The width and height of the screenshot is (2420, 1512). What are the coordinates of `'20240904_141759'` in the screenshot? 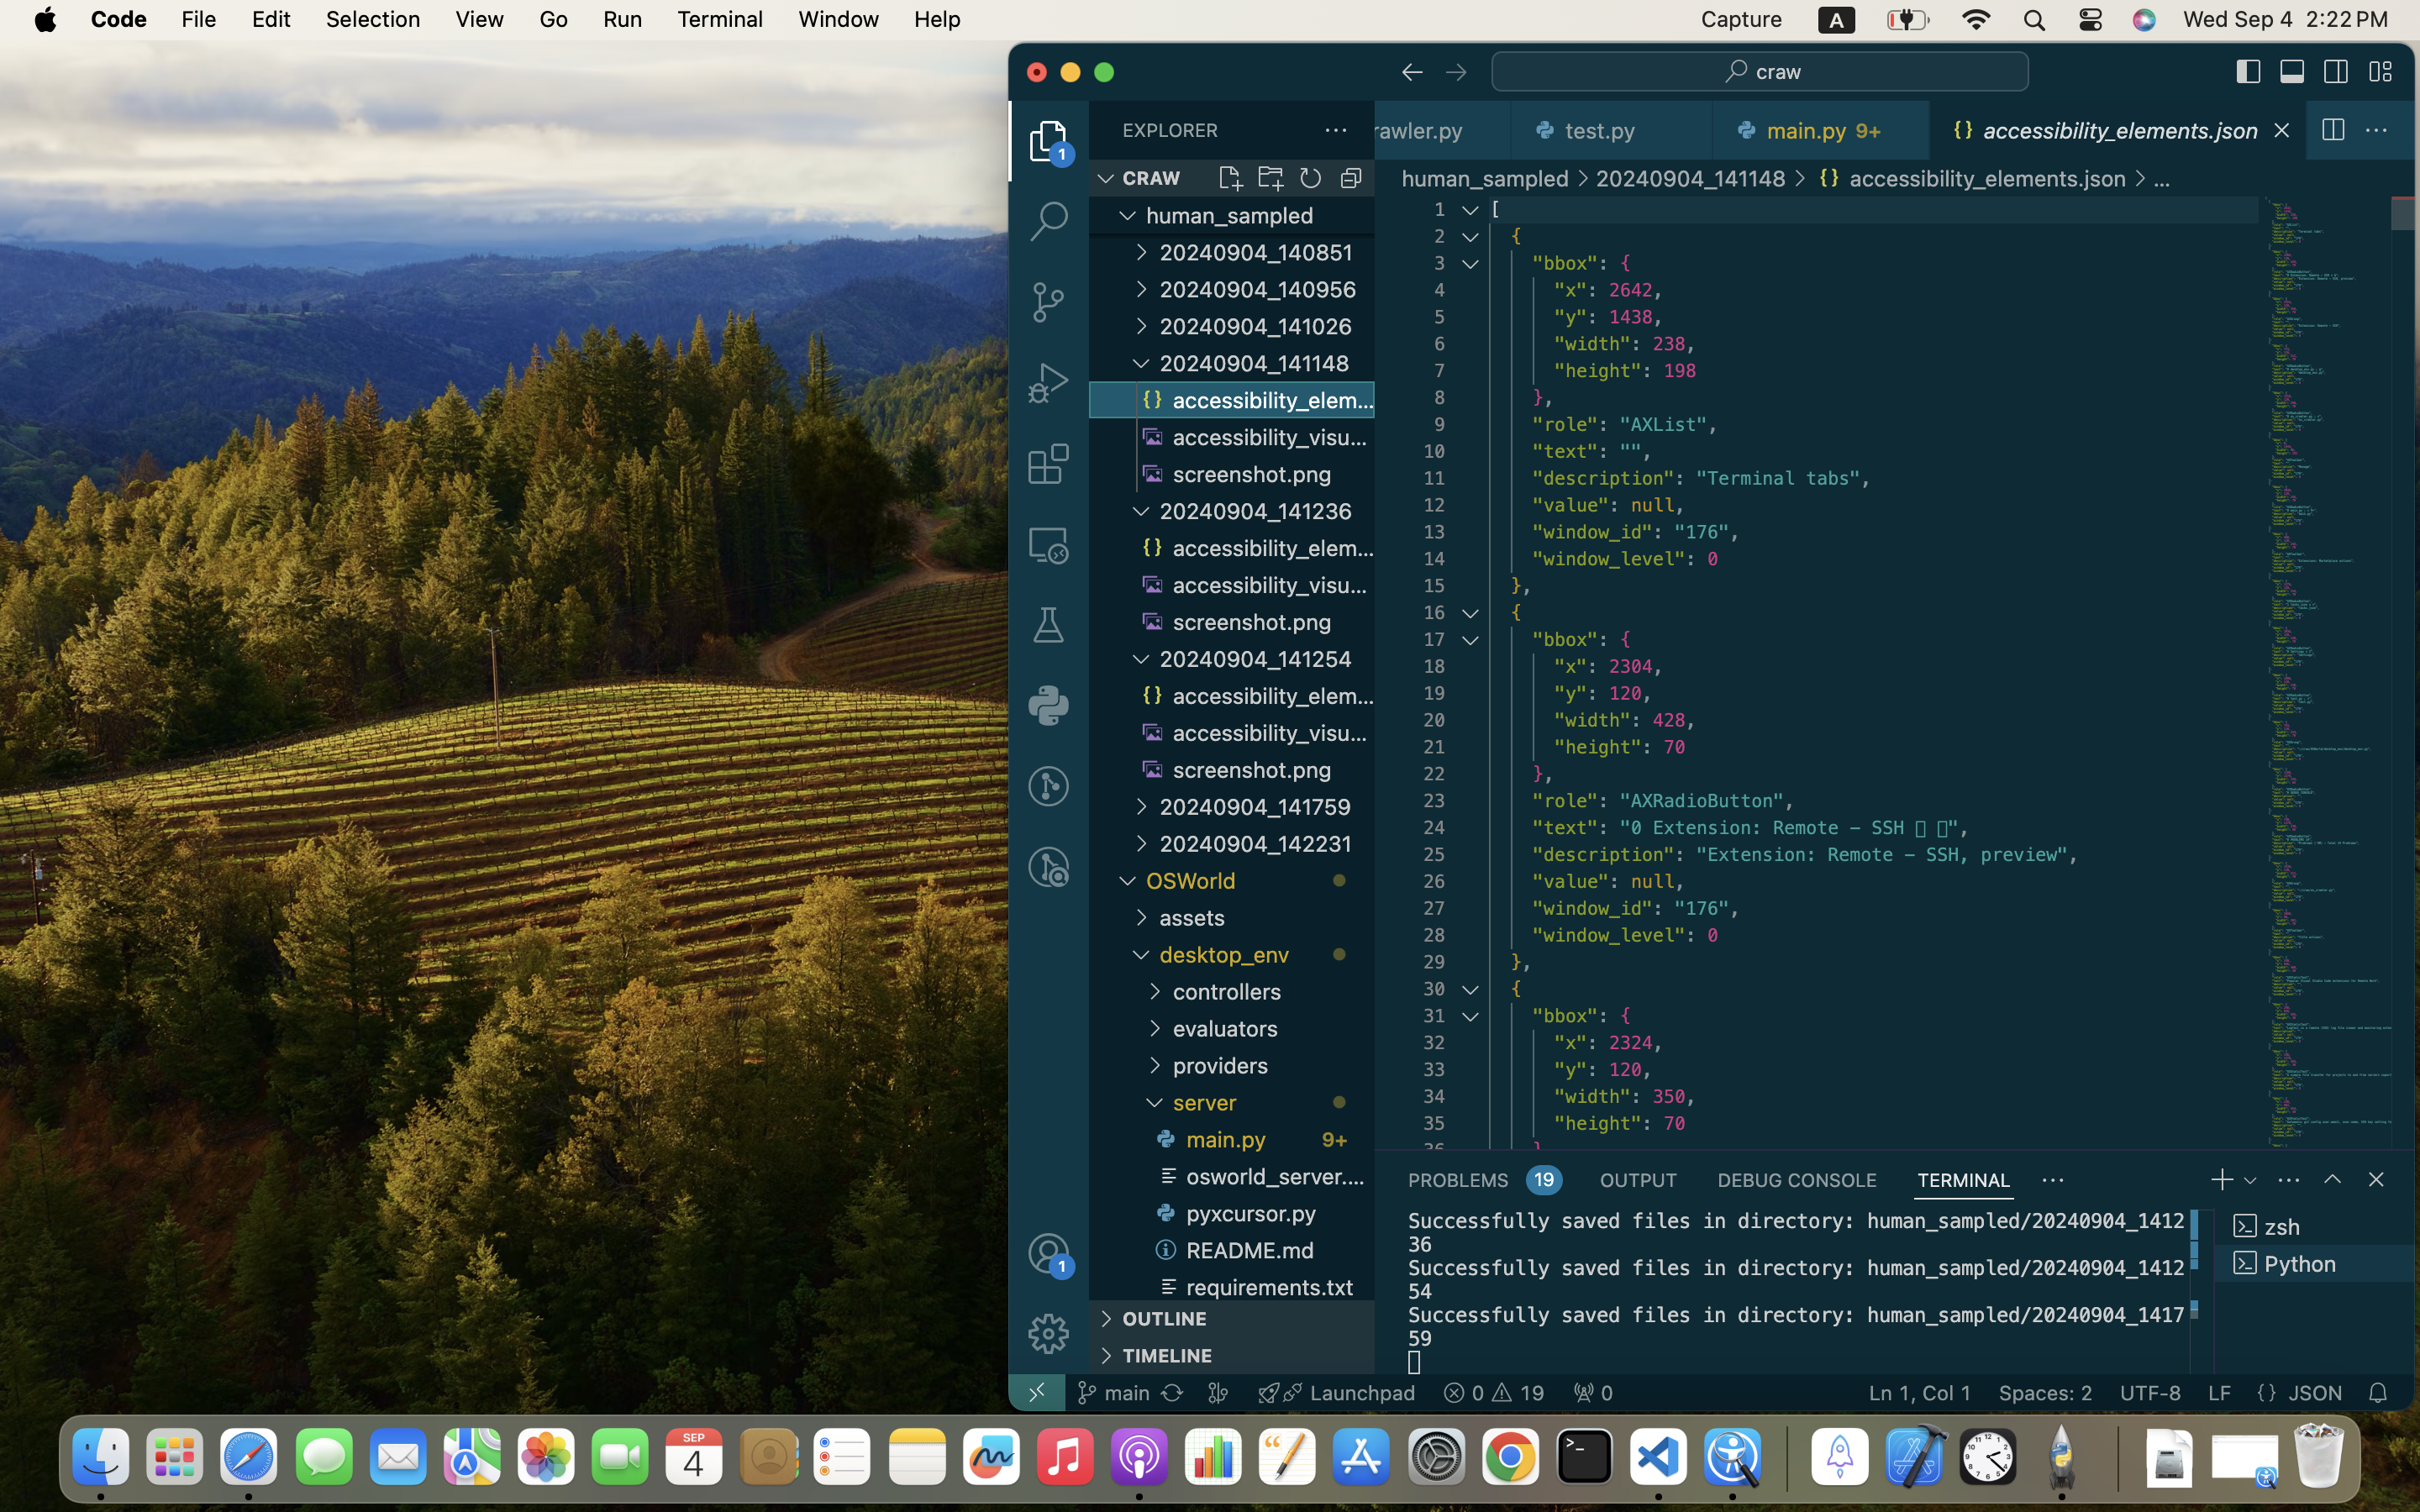 It's located at (1265, 805).